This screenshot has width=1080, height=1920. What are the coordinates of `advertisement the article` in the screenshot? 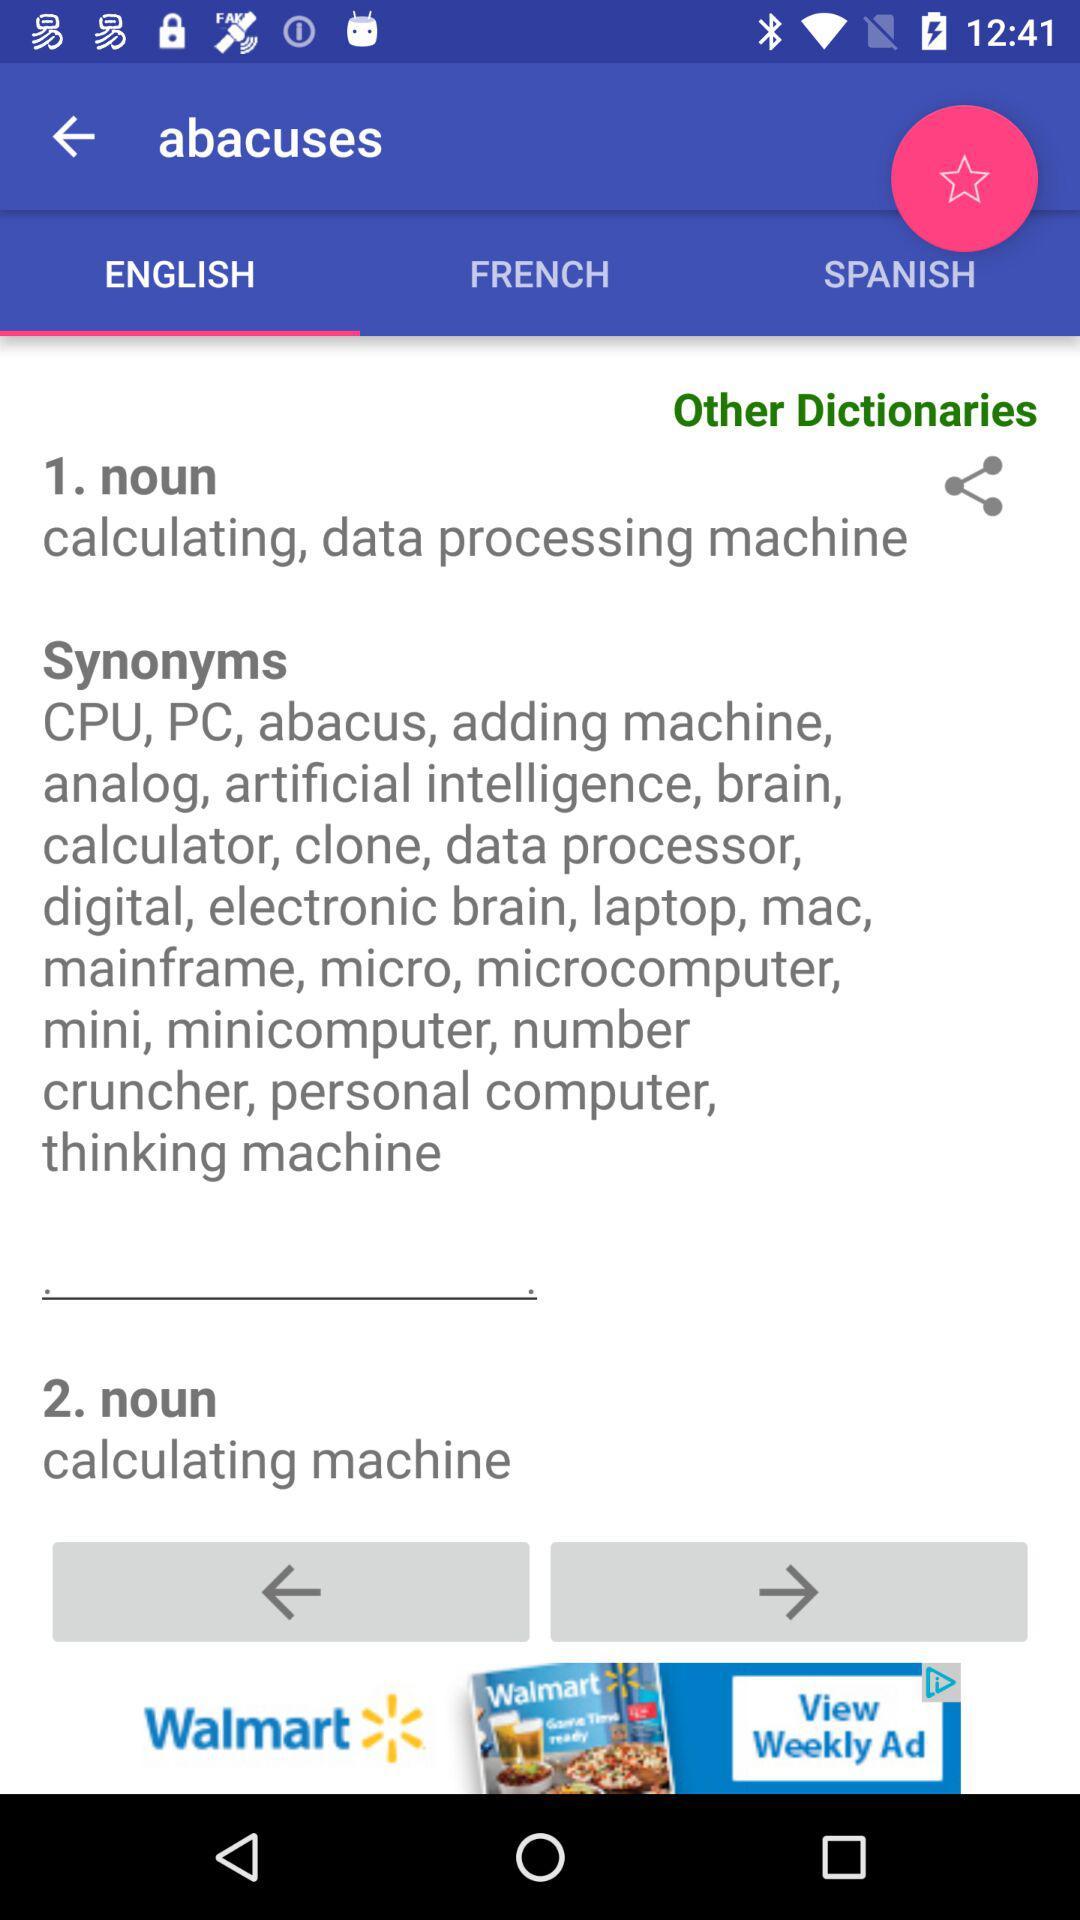 It's located at (540, 1727).